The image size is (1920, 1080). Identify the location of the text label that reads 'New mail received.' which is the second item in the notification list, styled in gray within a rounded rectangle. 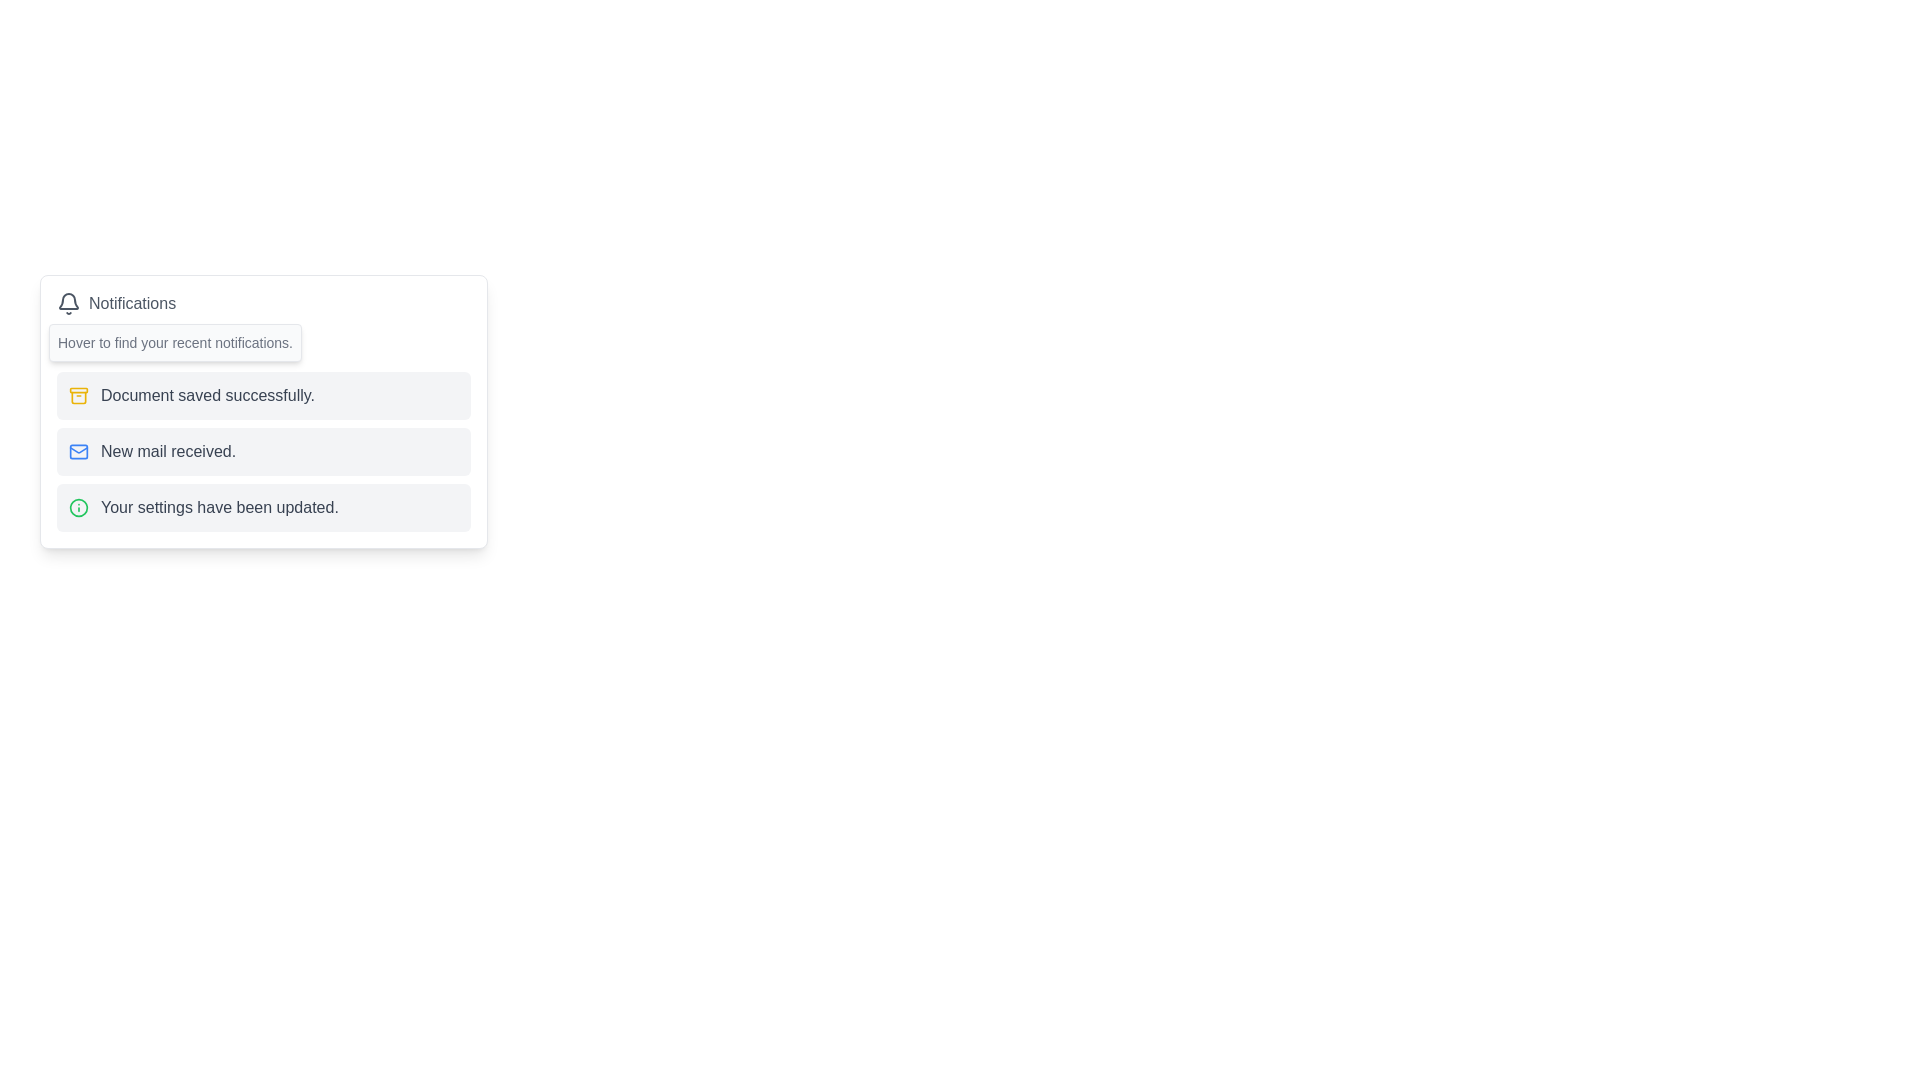
(168, 451).